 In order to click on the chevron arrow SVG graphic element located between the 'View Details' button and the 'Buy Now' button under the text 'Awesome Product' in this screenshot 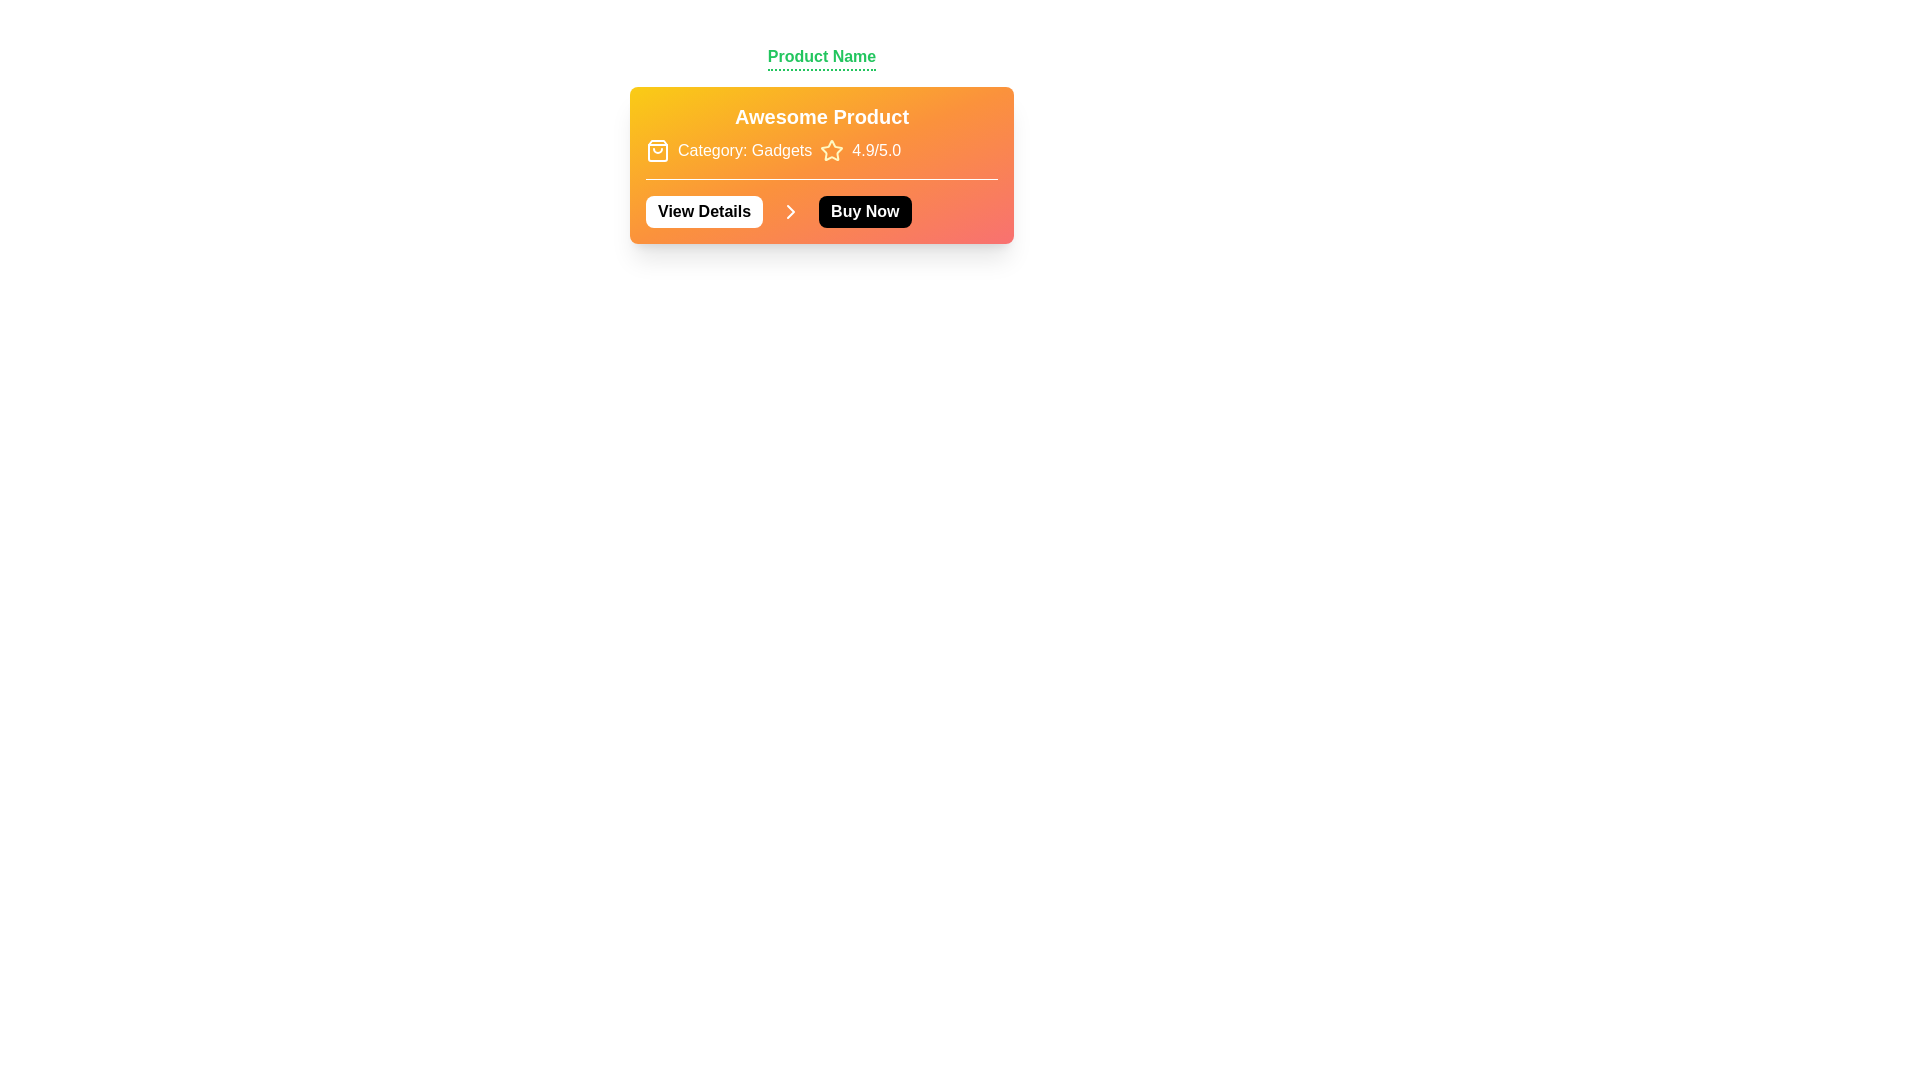, I will do `click(790, 212)`.